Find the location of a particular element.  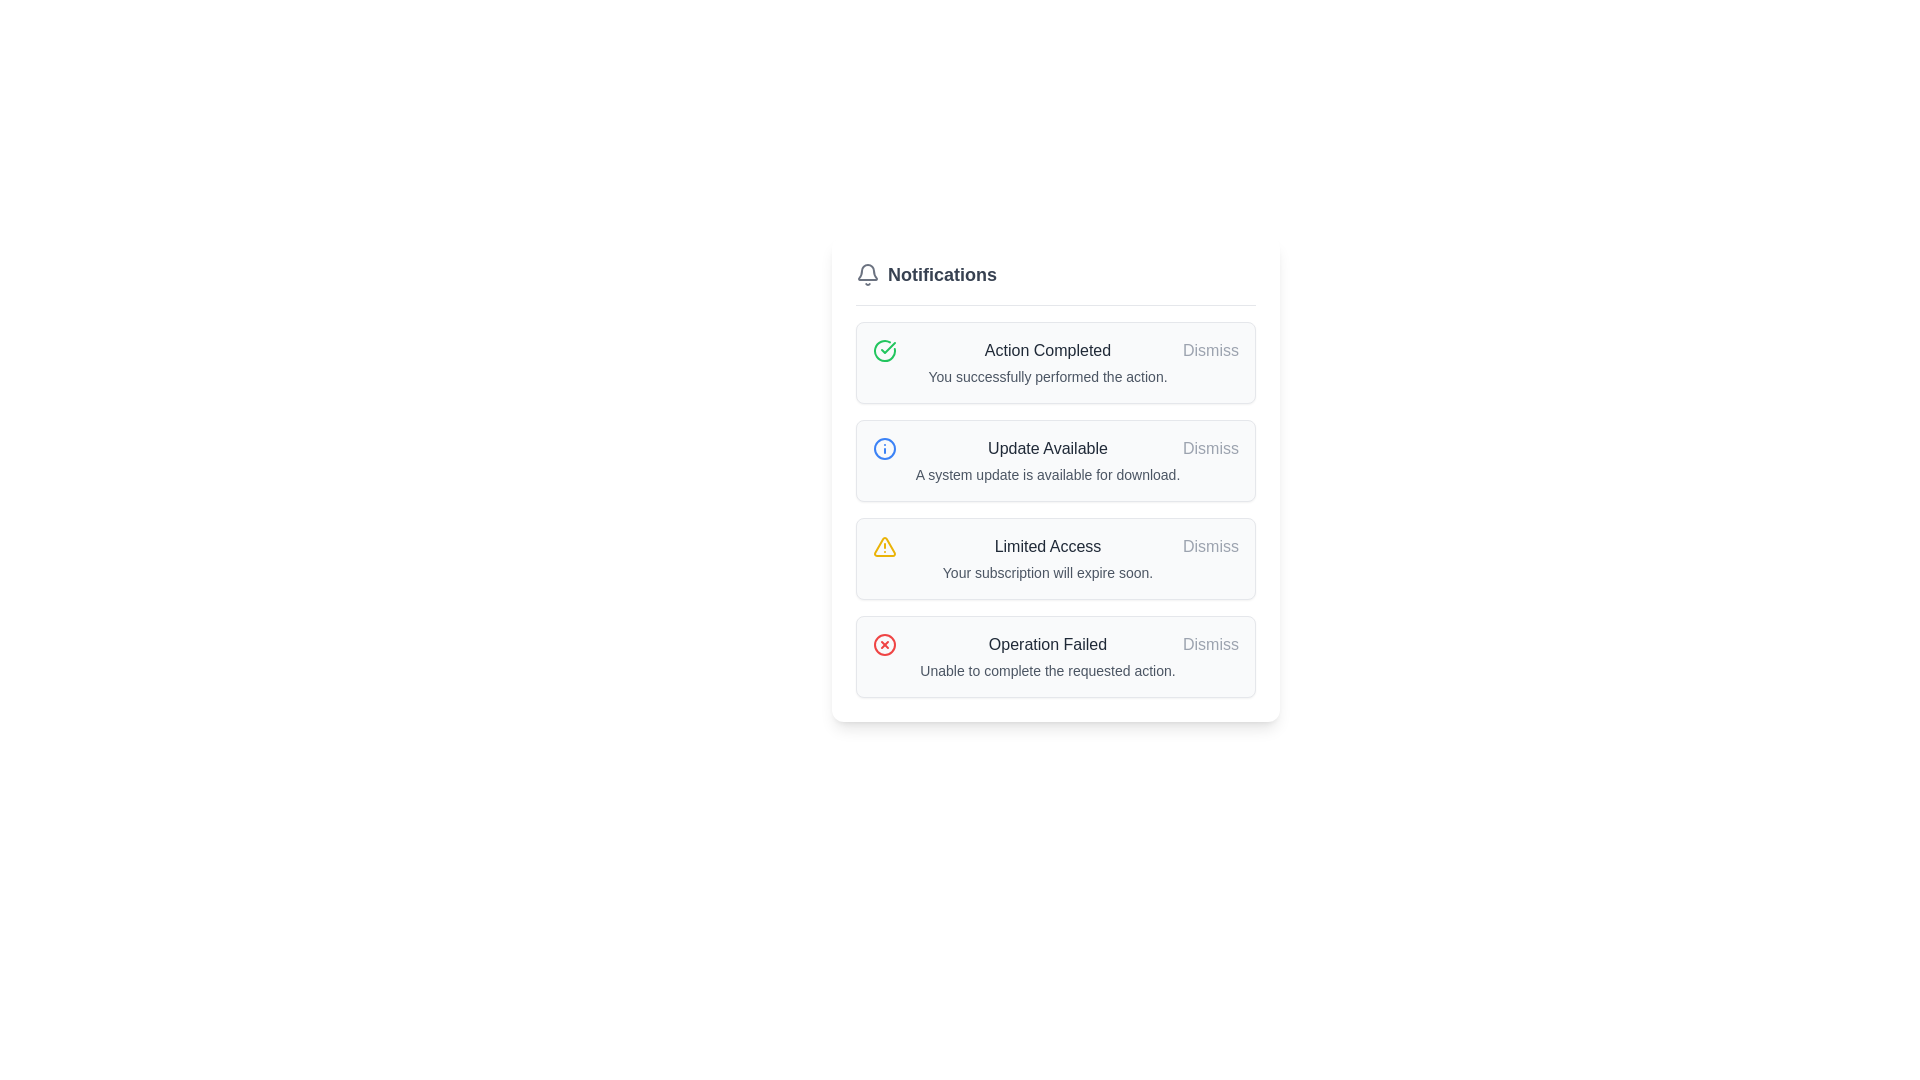

the SVG graphic component that represents an arc in a green outline, which is part of the checkmark icon inside the notification card labeled 'Action Completed' is located at coordinates (883, 350).